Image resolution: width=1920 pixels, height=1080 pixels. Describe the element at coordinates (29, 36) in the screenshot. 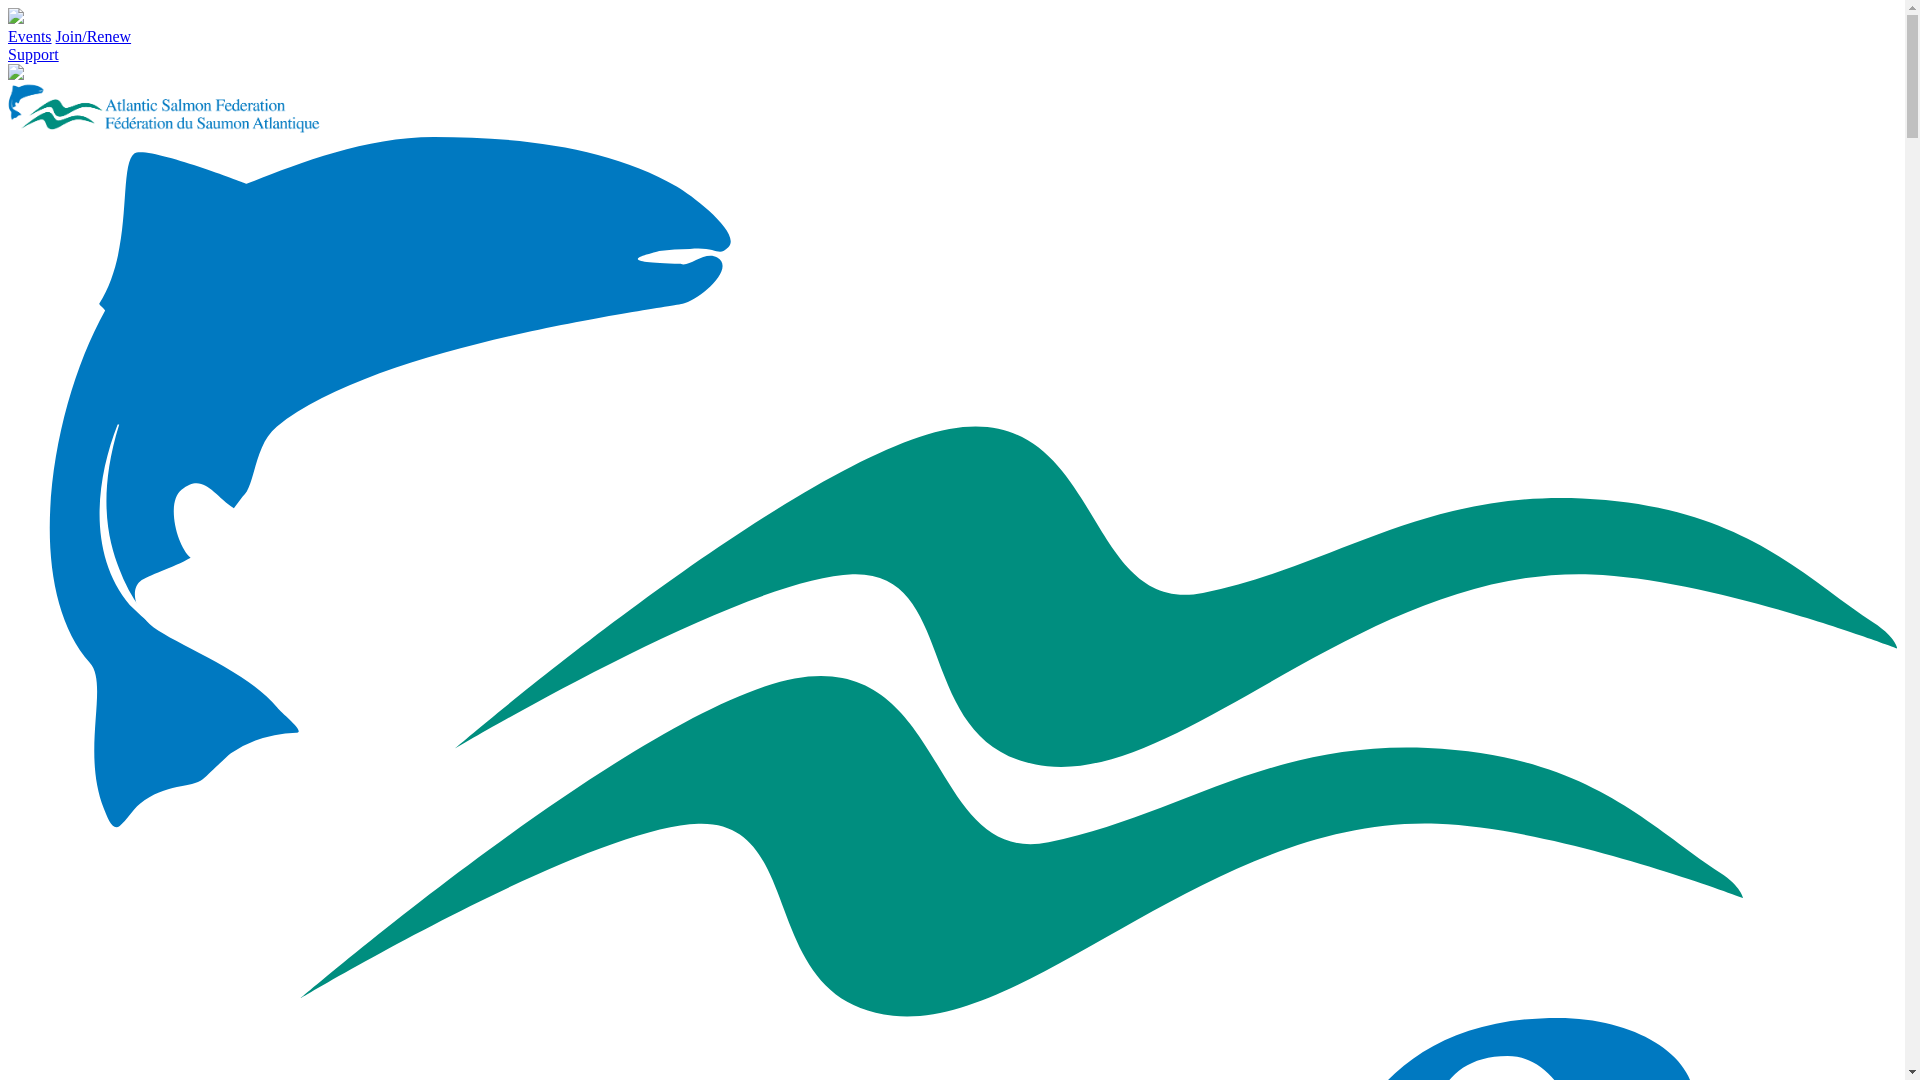

I see `'Events'` at that location.